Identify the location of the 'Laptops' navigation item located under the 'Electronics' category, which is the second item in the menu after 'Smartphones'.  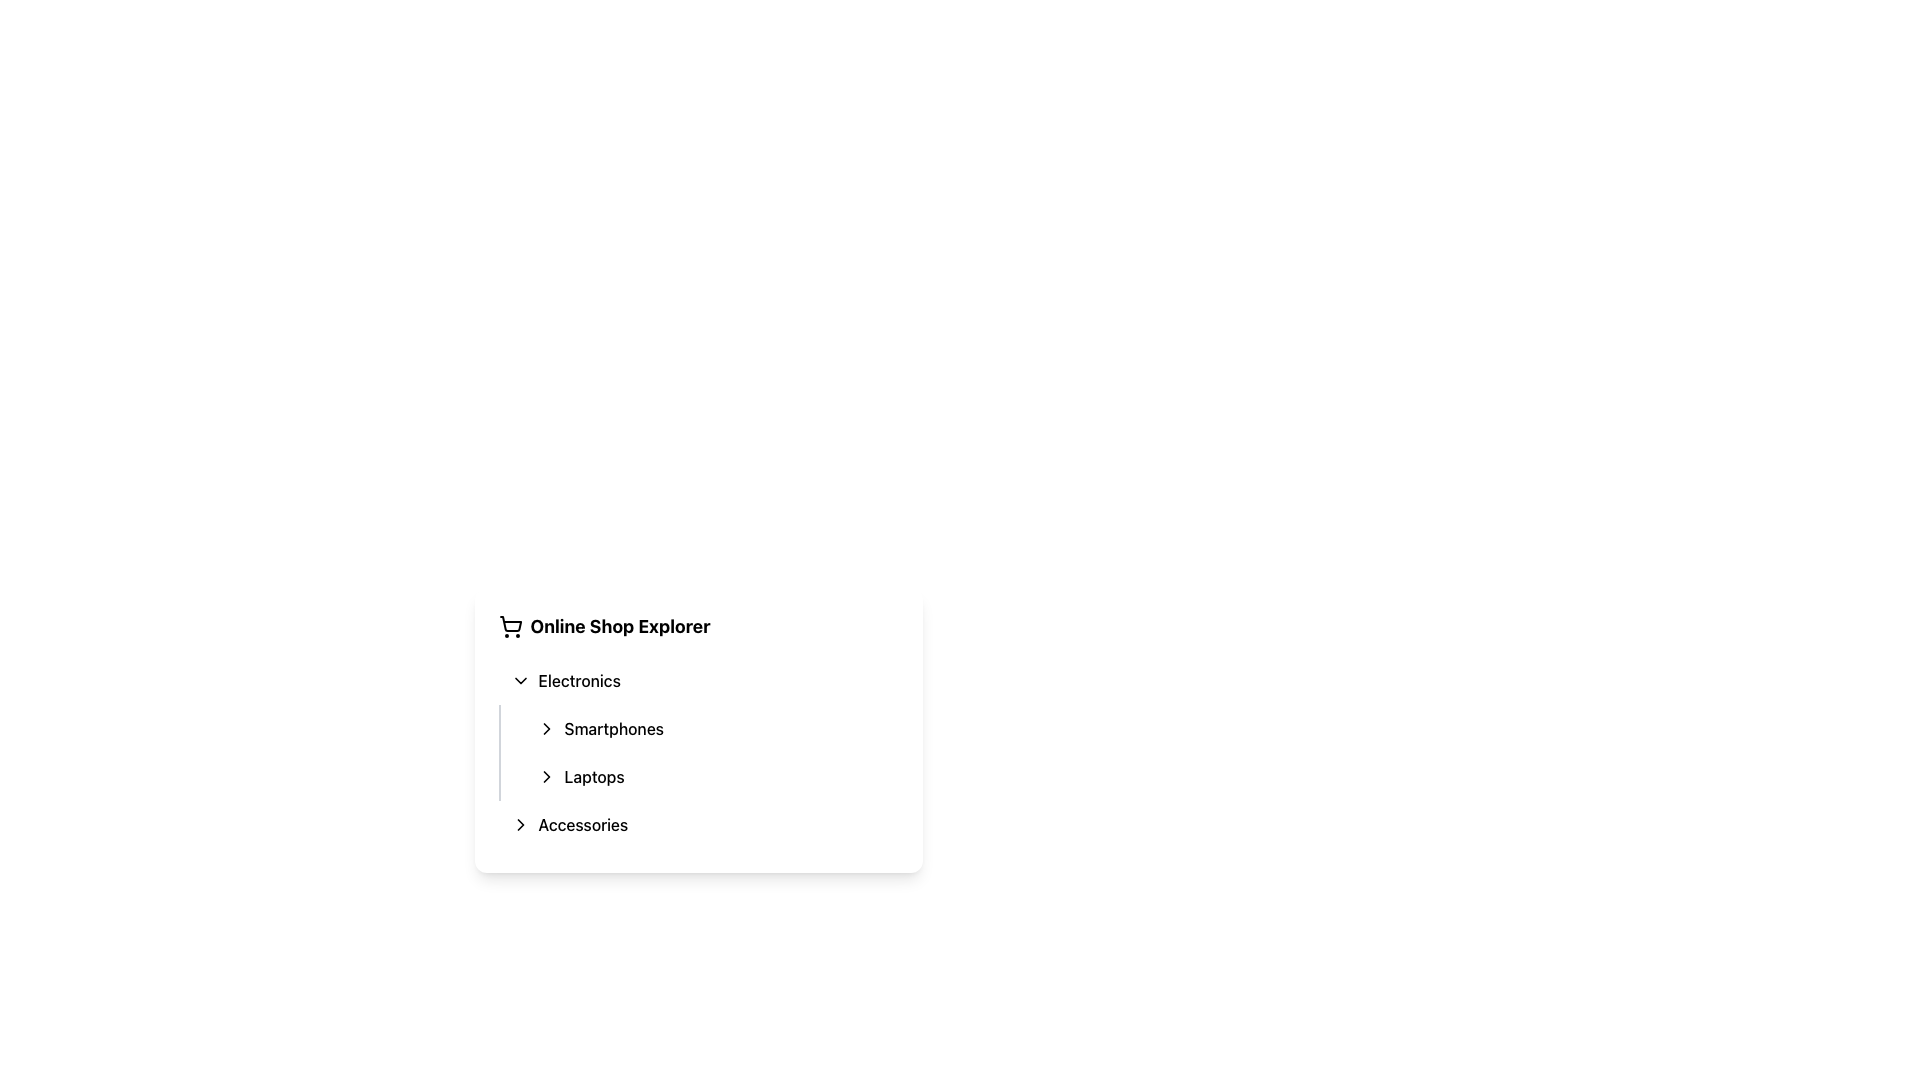
(711, 775).